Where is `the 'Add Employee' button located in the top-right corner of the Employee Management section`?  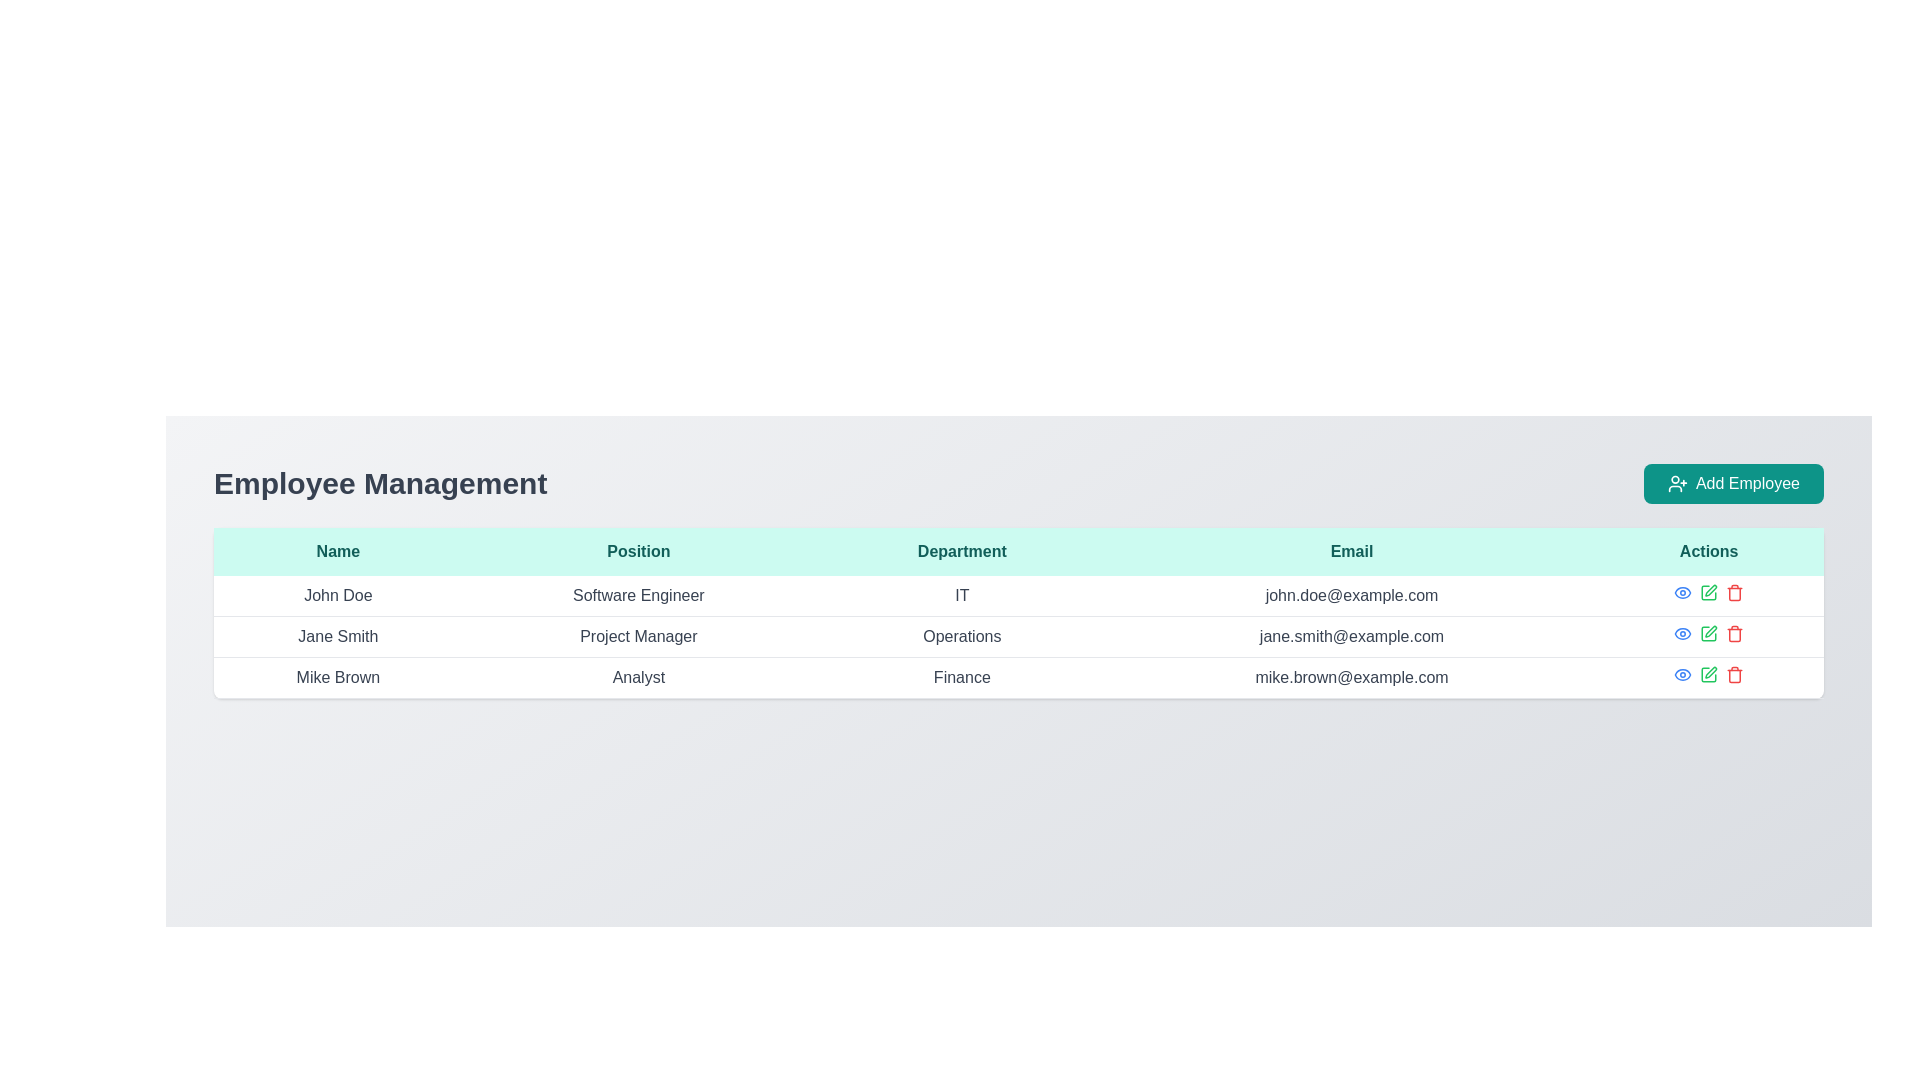
the 'Add Employee' button located in the top-right corner of the Employee Management section is located at coordinates (1732, 483).